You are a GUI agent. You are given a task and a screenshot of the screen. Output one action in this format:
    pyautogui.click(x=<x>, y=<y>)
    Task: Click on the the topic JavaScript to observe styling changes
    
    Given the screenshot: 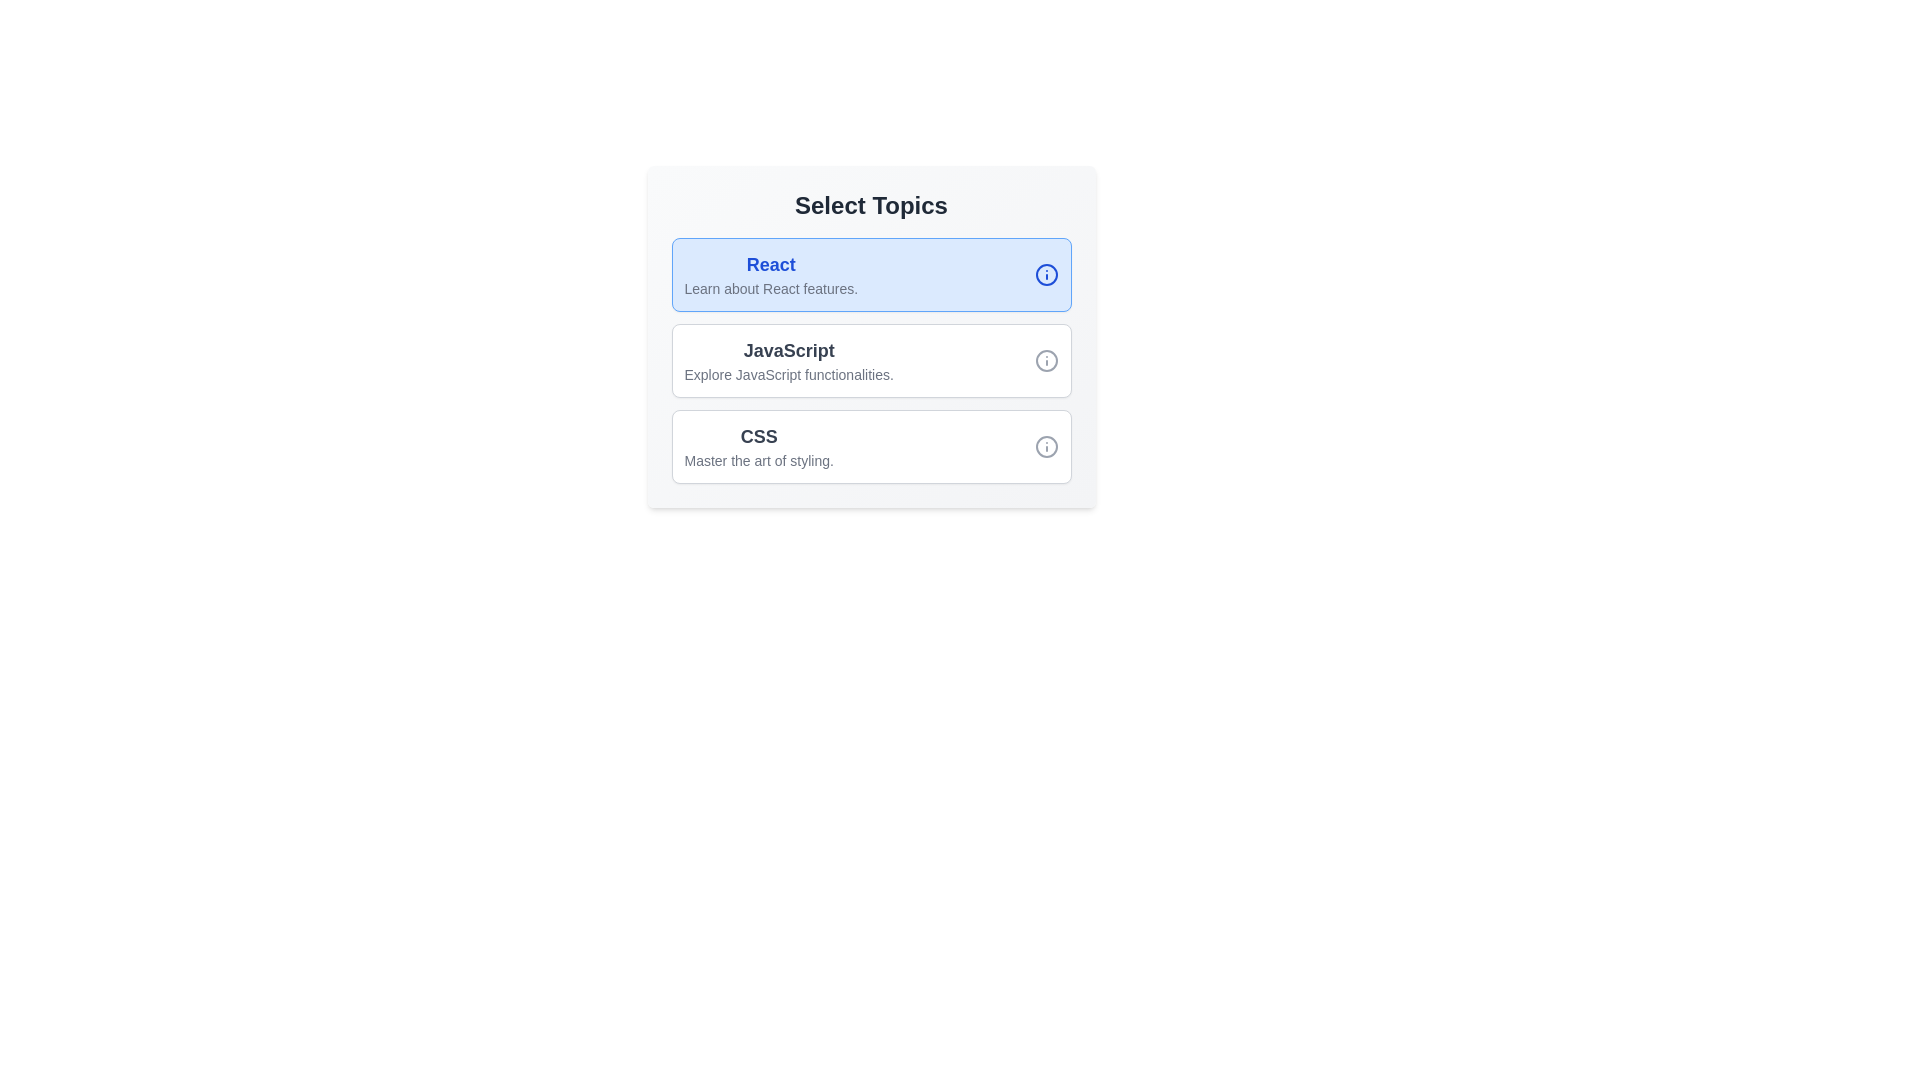 What is the action you would take?
    pyautogui.click(x=788, y=361)
    